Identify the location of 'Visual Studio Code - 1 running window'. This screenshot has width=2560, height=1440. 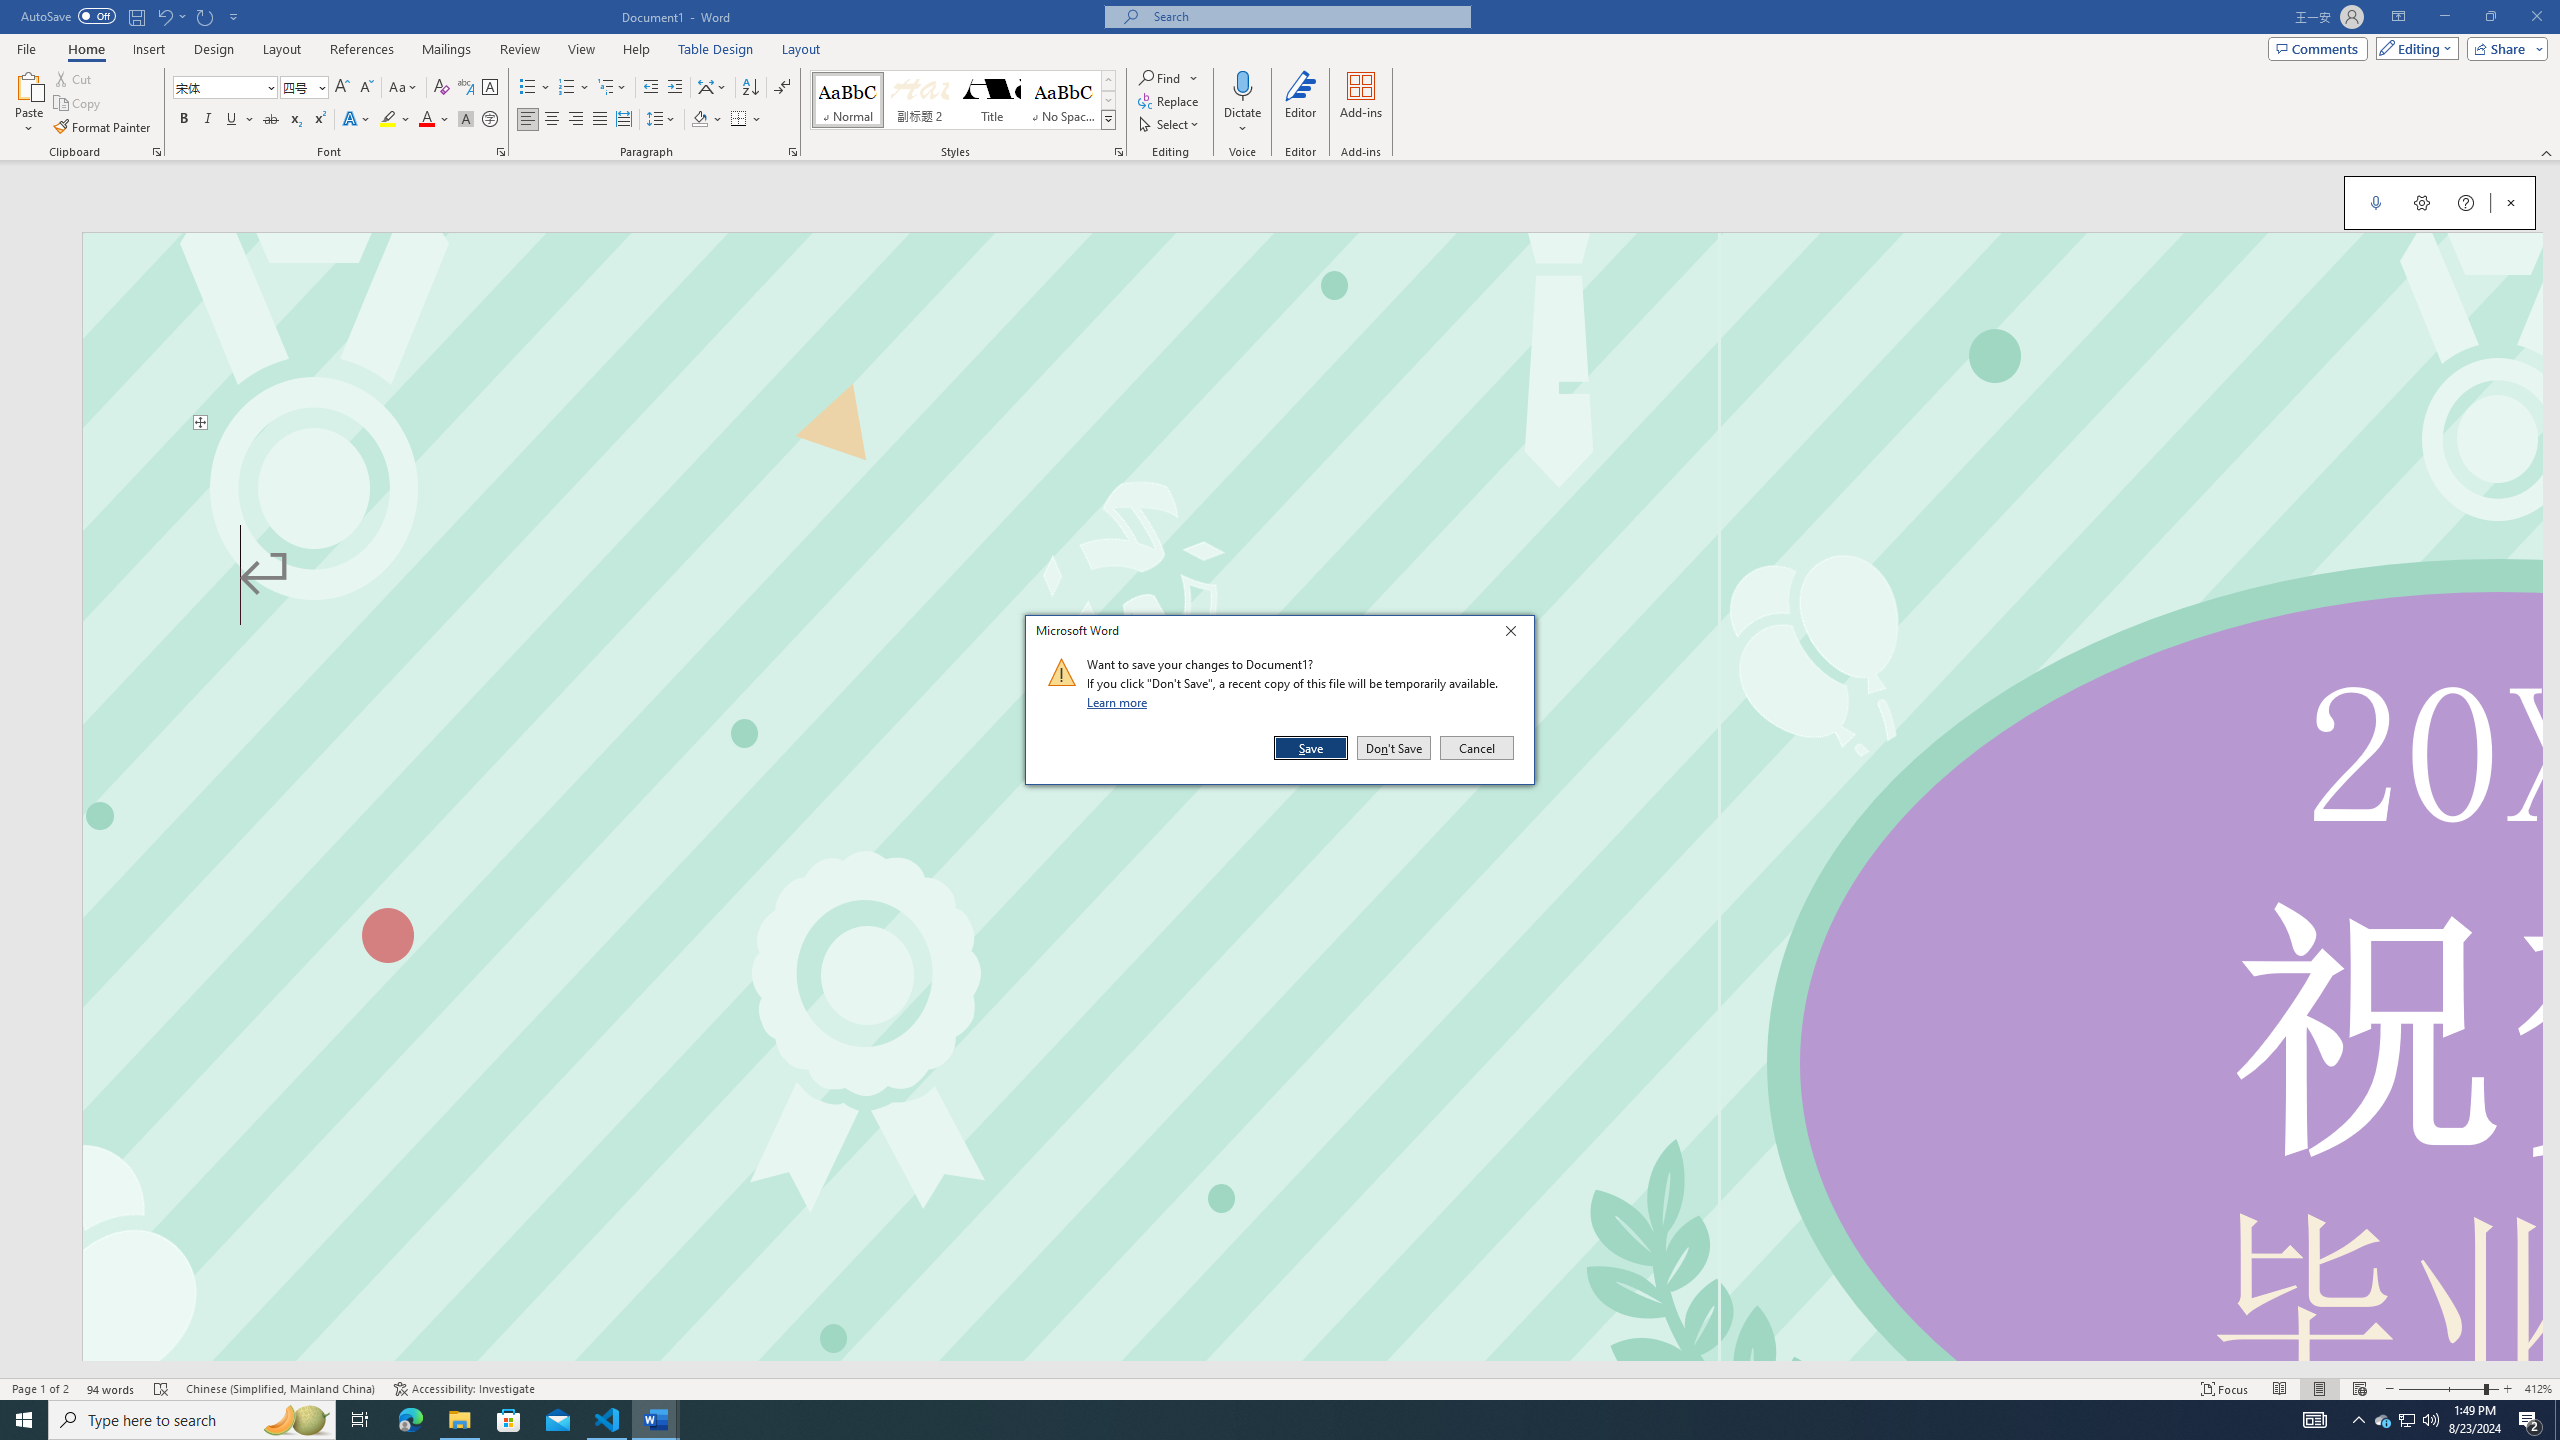
(607, 1418).